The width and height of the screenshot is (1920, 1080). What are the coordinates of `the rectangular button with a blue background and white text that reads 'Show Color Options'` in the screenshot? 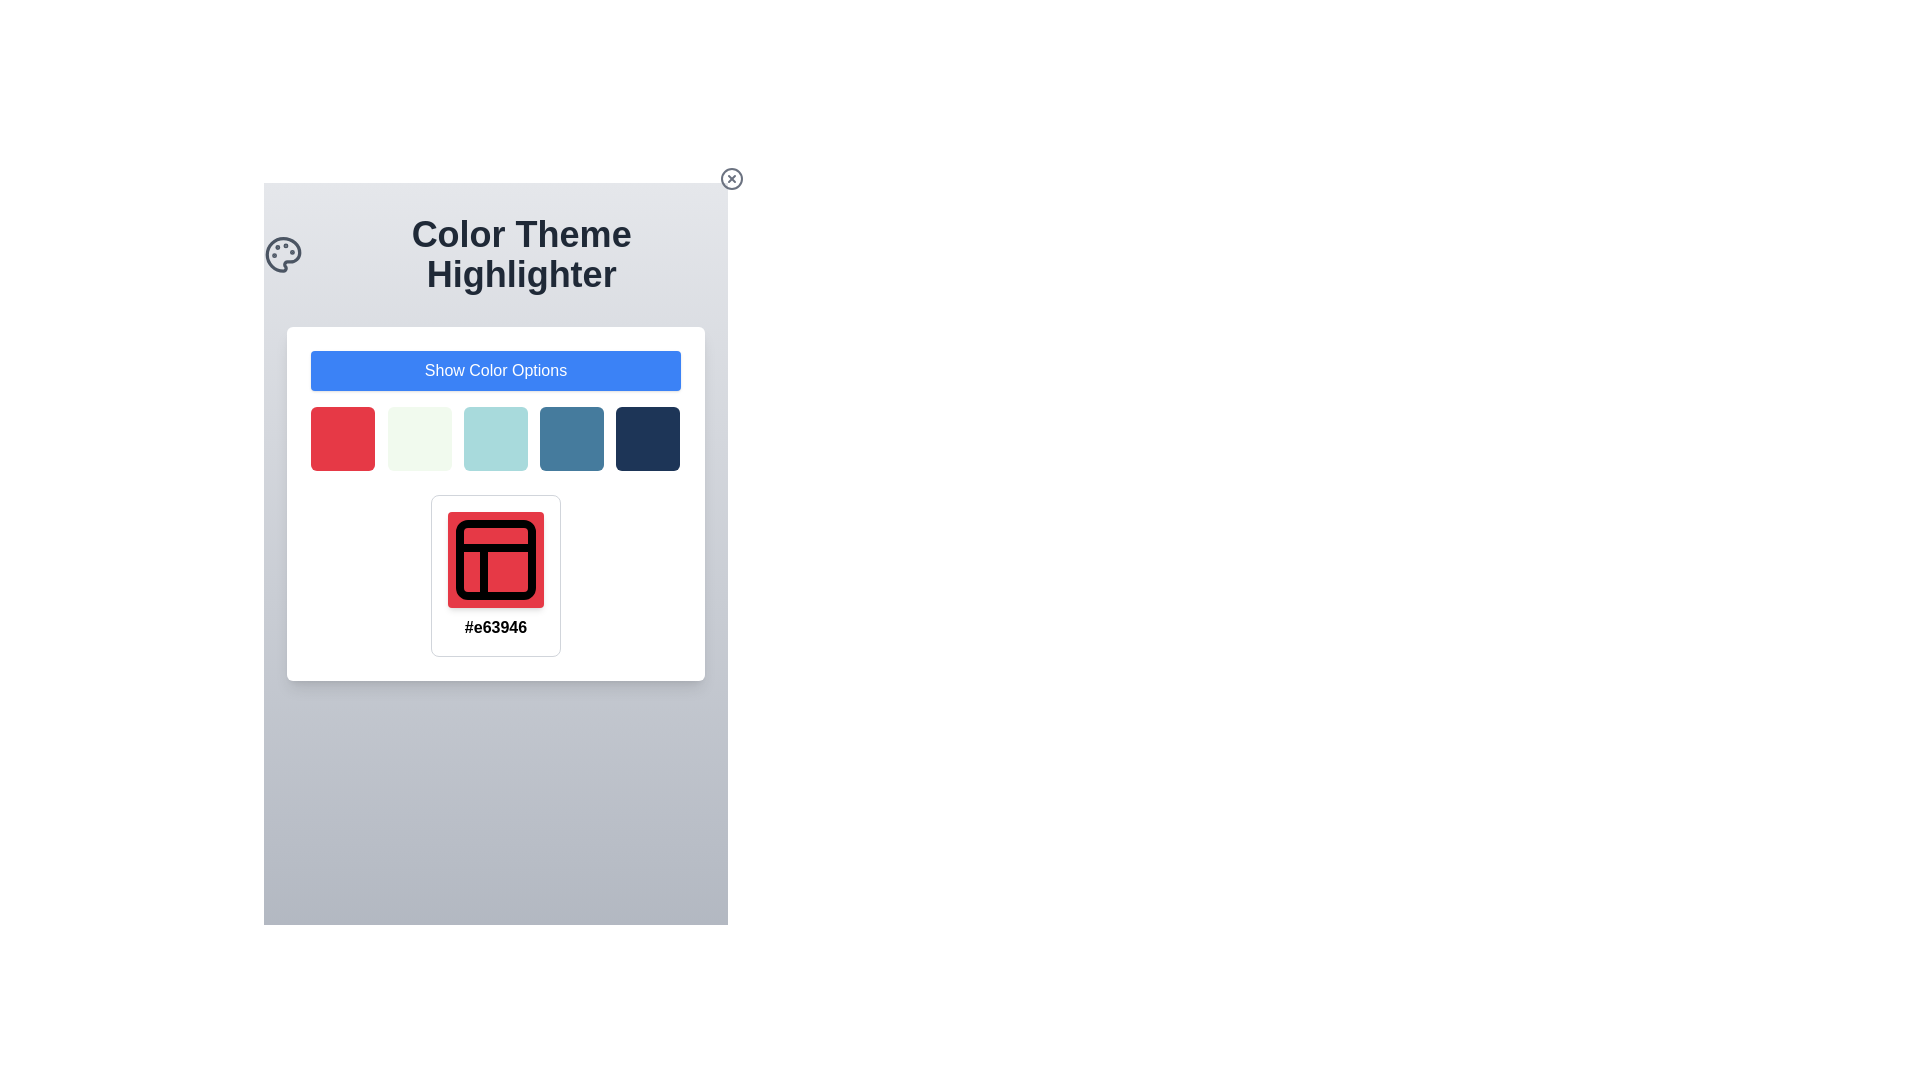 It's located at (495, 370).